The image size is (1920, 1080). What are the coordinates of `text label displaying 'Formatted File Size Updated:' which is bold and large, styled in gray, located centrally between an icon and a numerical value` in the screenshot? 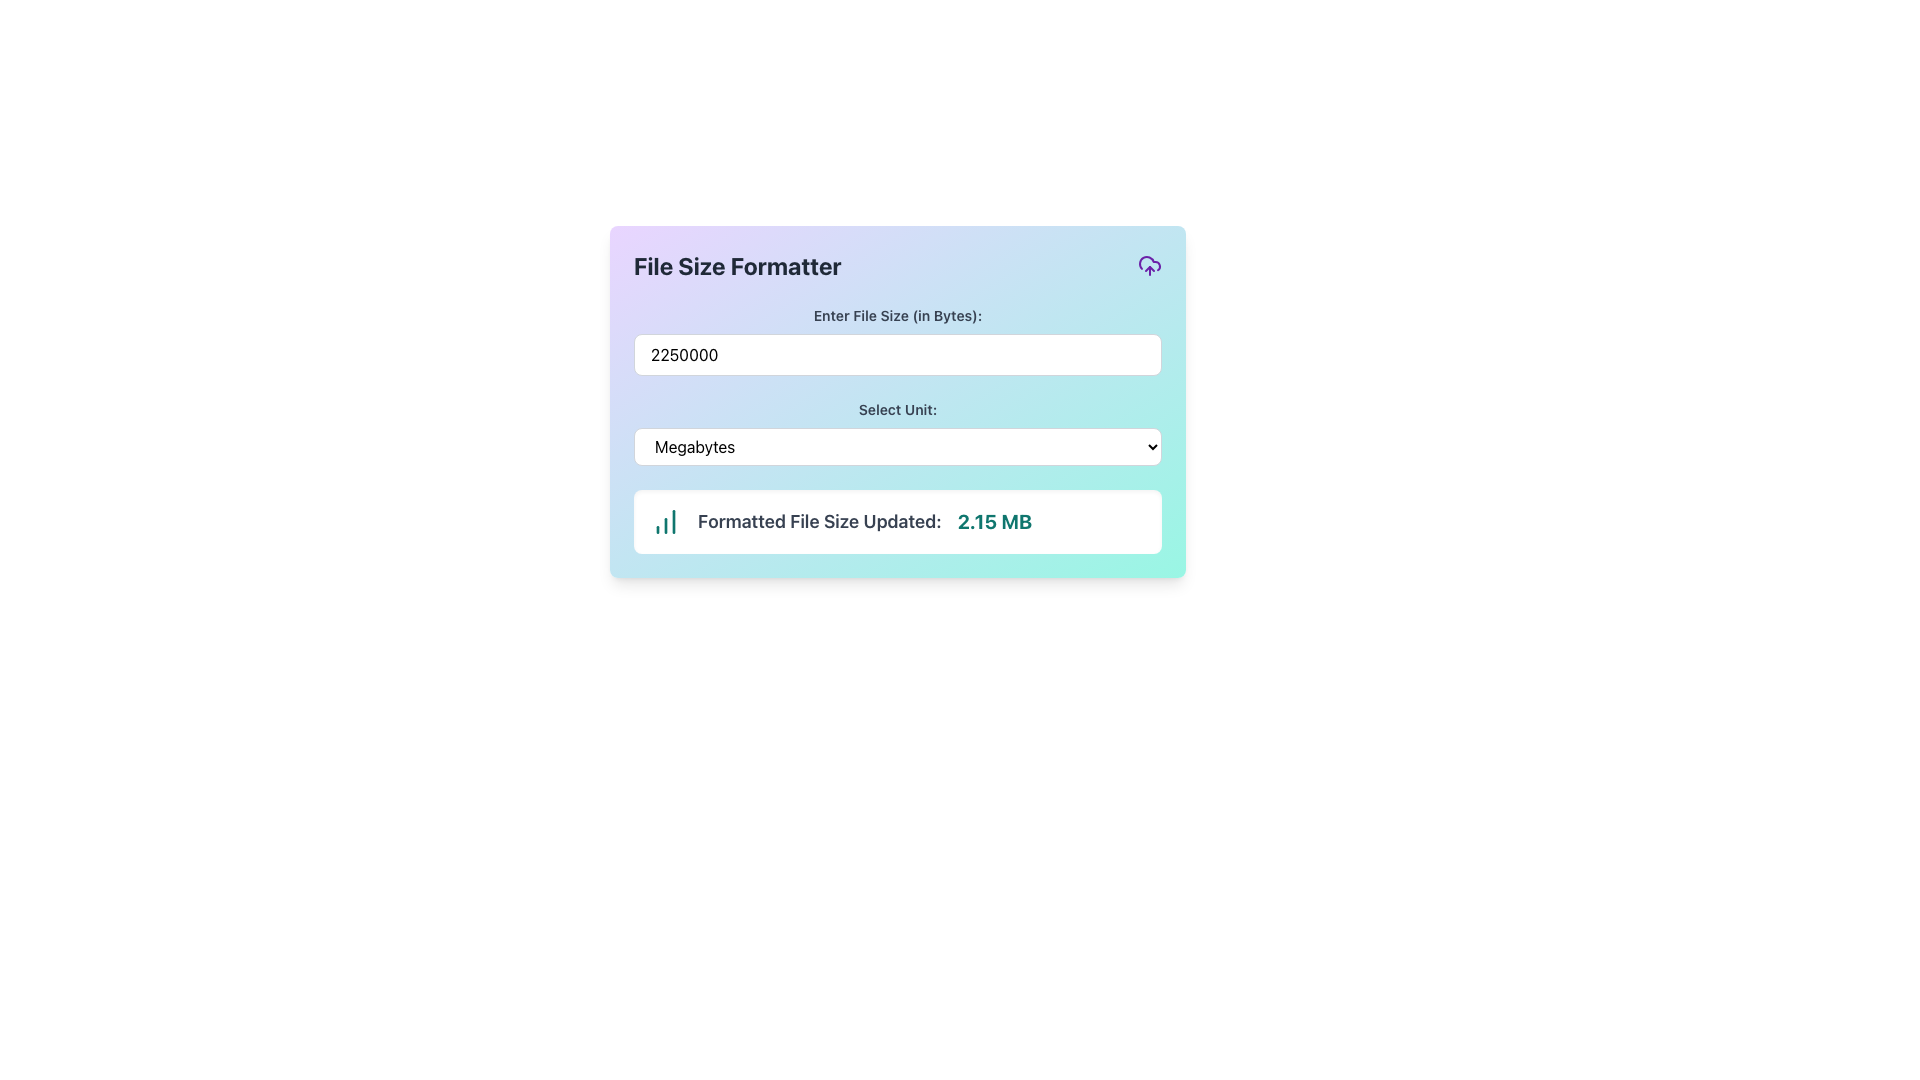 It's located at (819, 520).